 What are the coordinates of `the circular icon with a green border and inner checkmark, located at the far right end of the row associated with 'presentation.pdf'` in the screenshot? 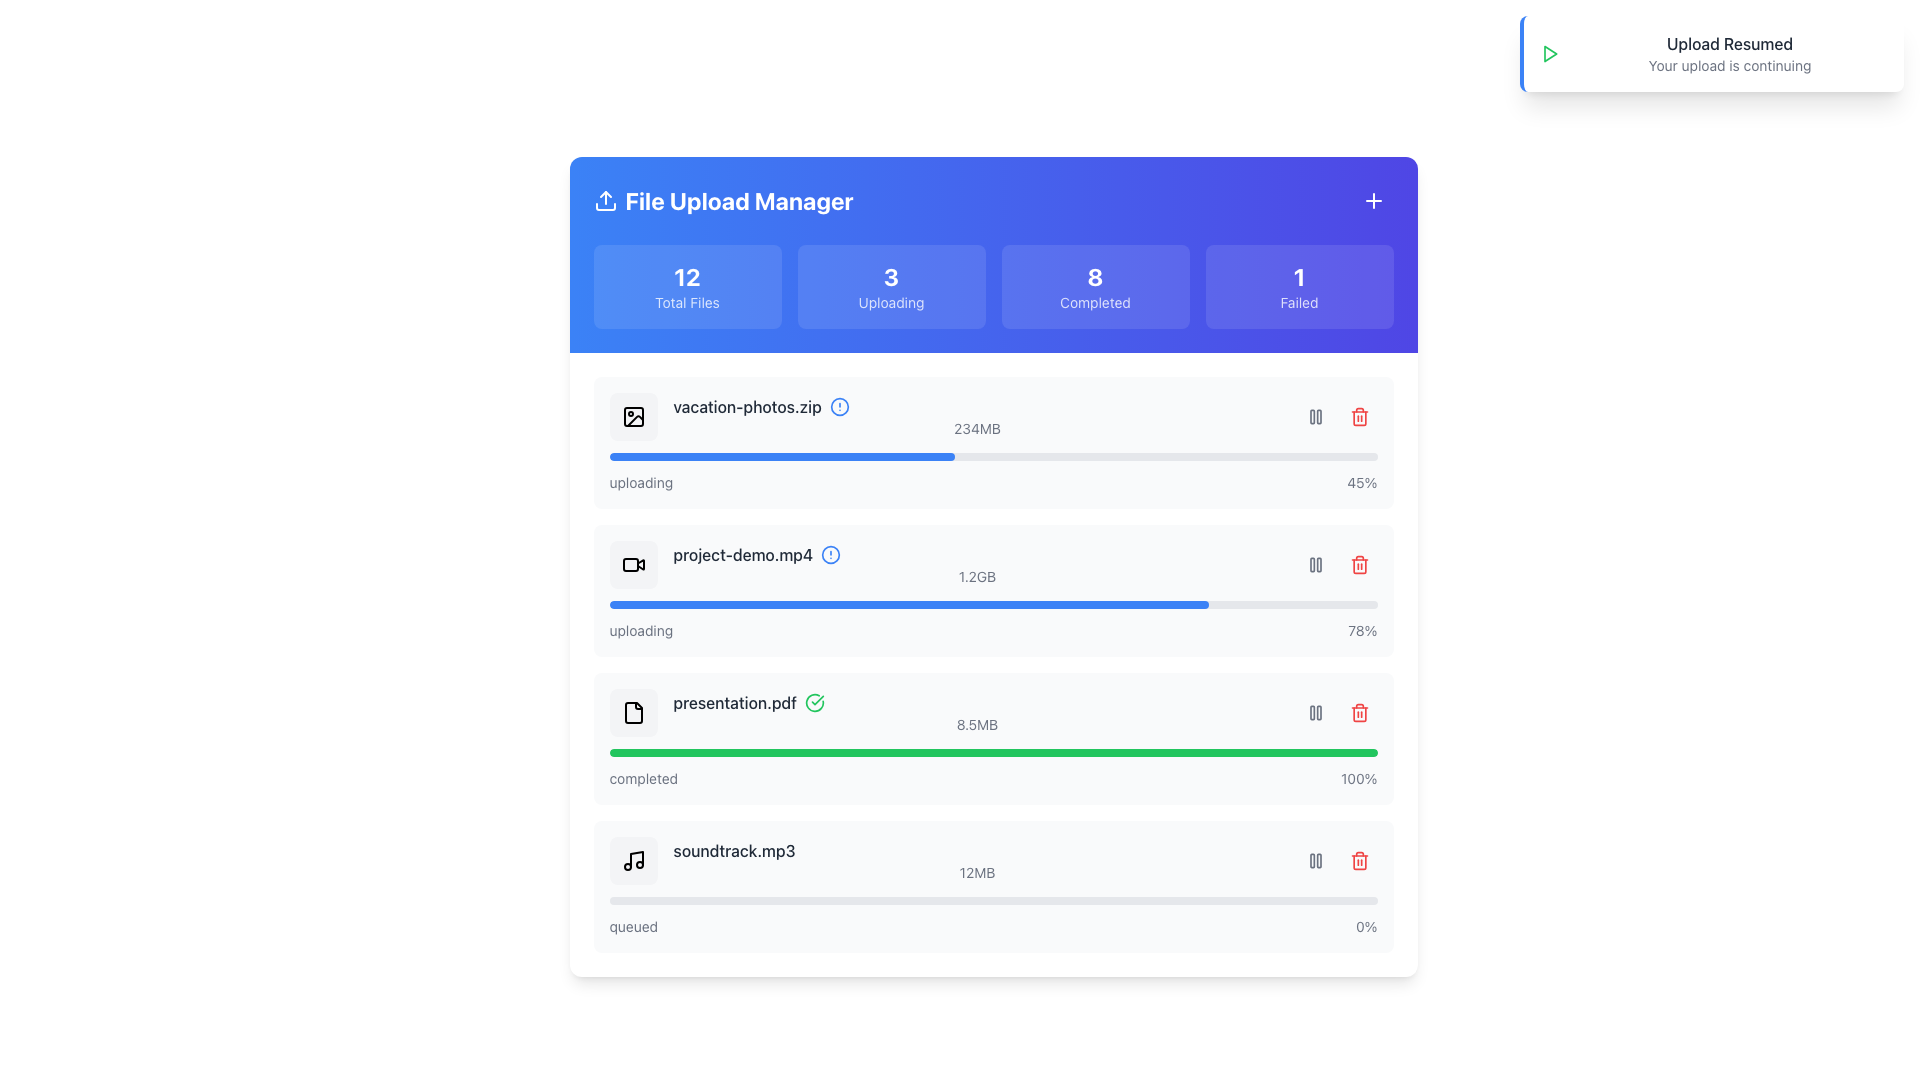 It's located at (815, 701).